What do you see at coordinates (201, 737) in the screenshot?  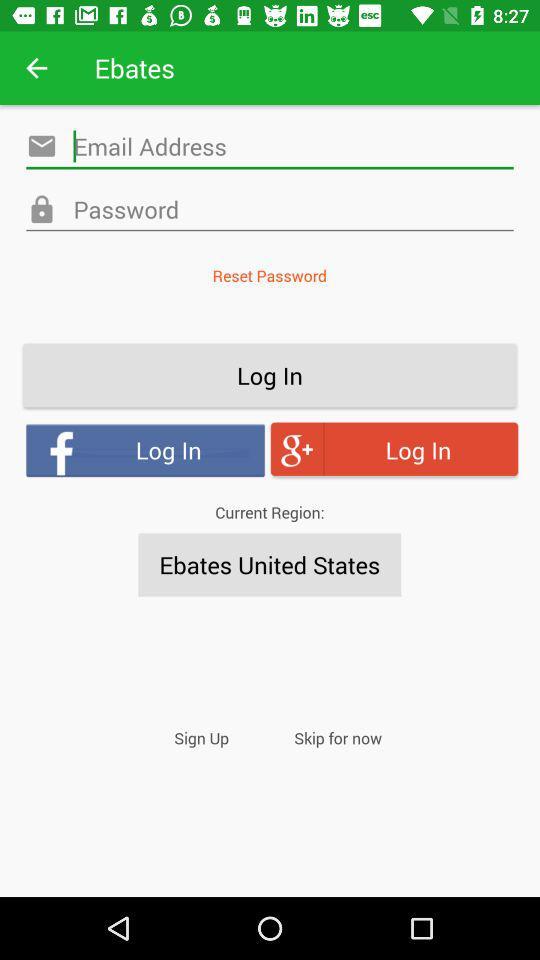 I see `the item next to skip for now` at bounding box center [201, 737].